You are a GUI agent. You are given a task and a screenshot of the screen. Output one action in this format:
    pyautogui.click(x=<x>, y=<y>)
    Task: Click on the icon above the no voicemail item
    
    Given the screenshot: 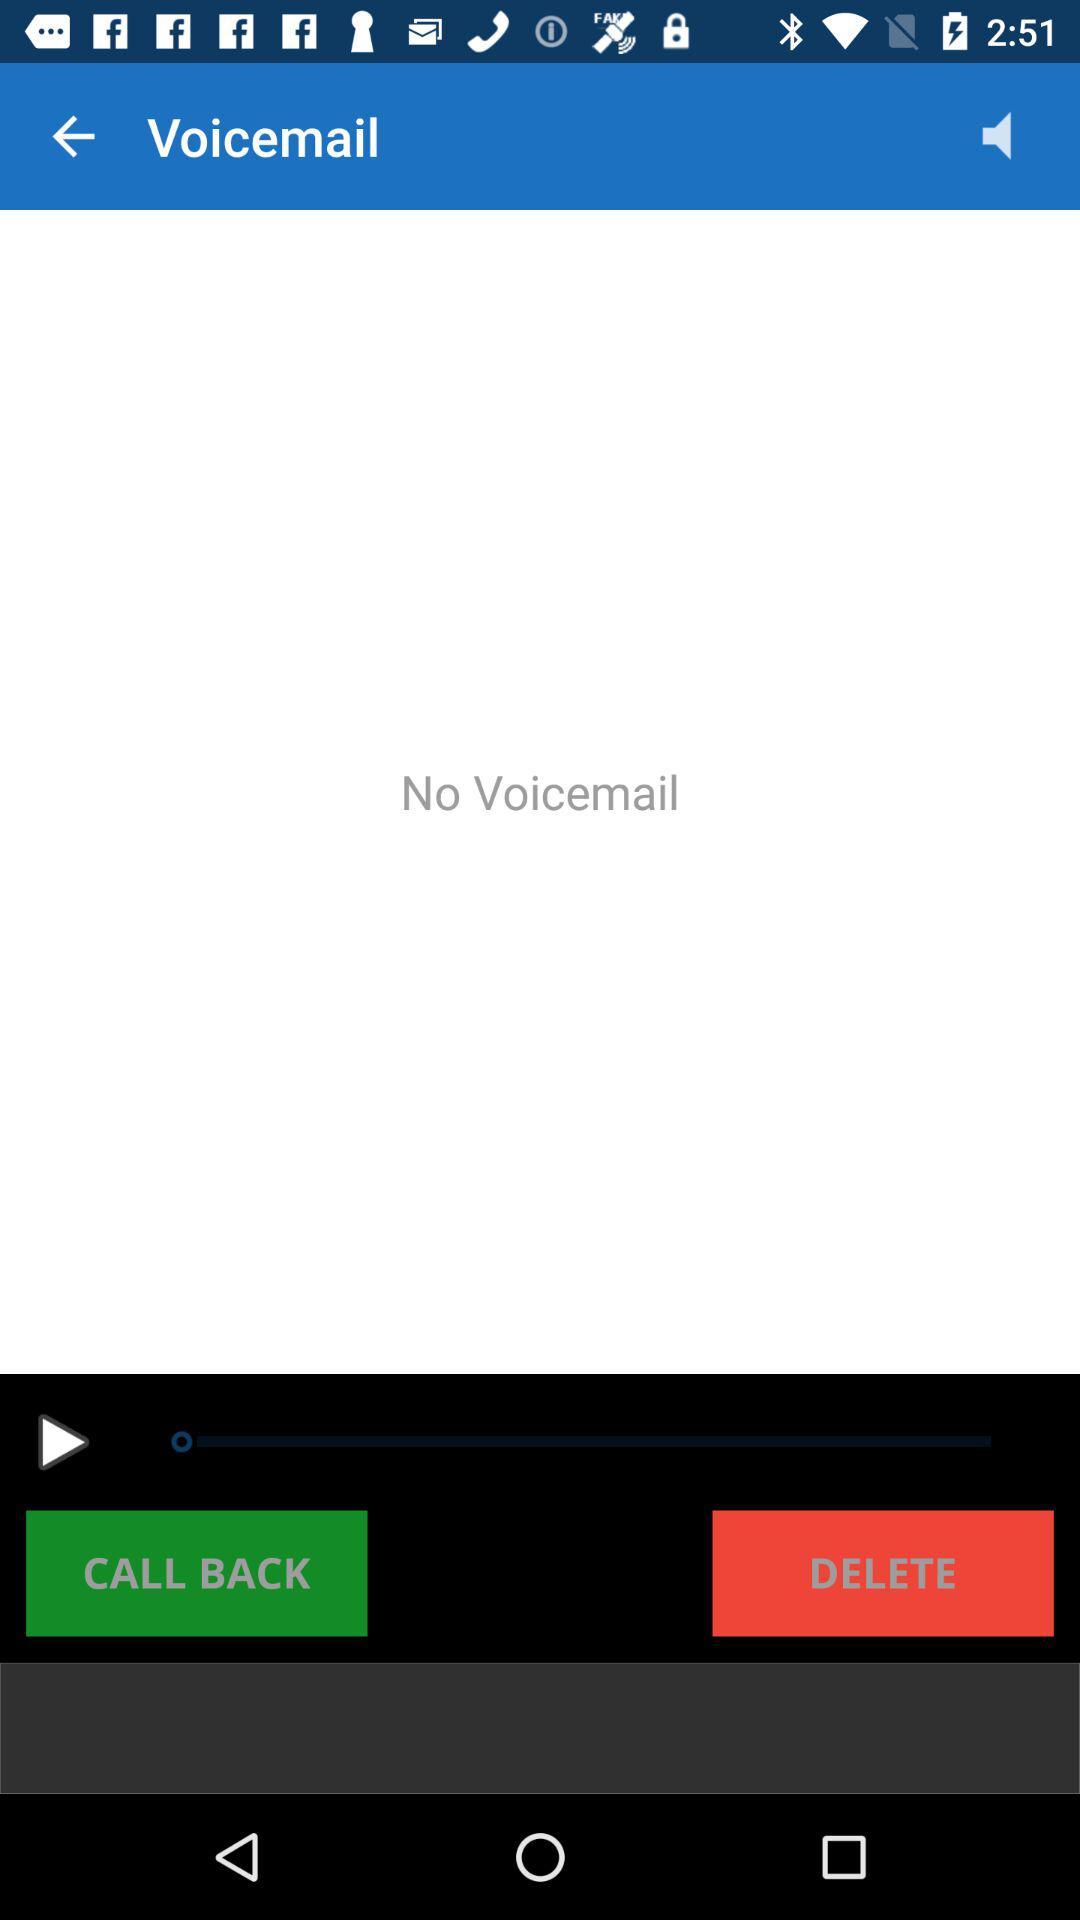 What is the action you would take?
    pyautogui.click(x=72, y=135)
    